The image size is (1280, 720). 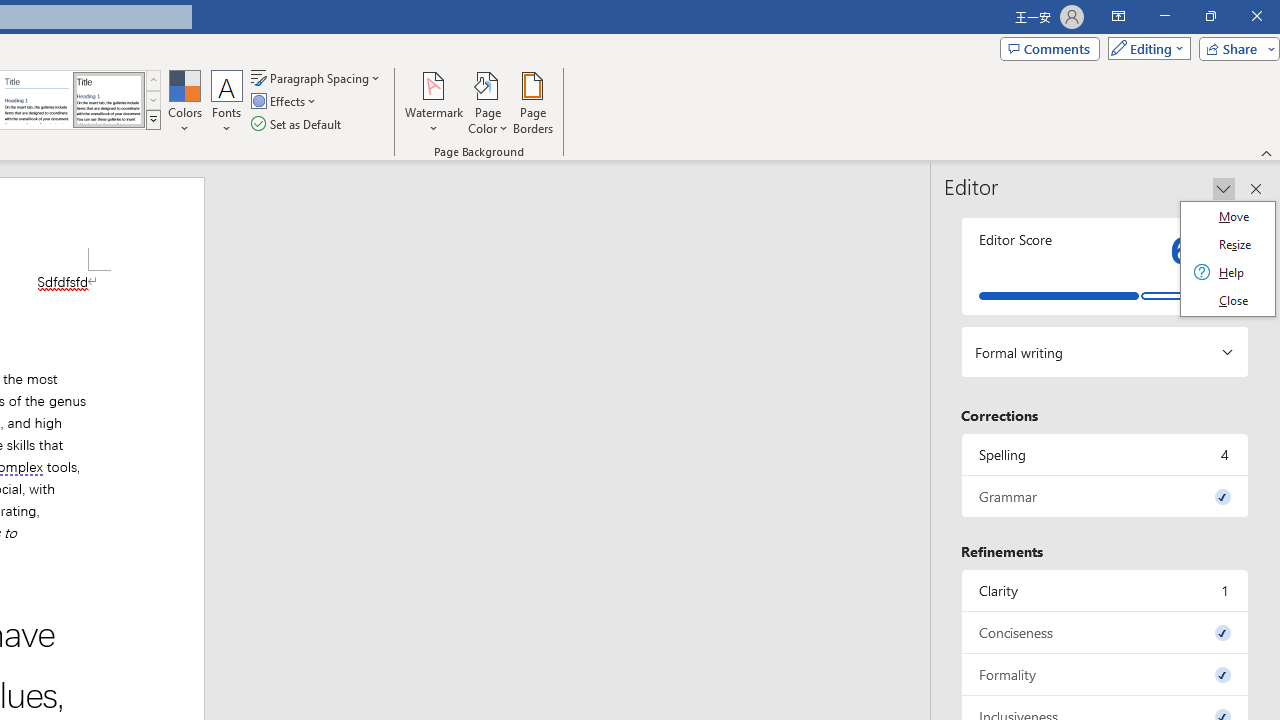 I want to click on 'Set as Default', so click(x=297, y=124).